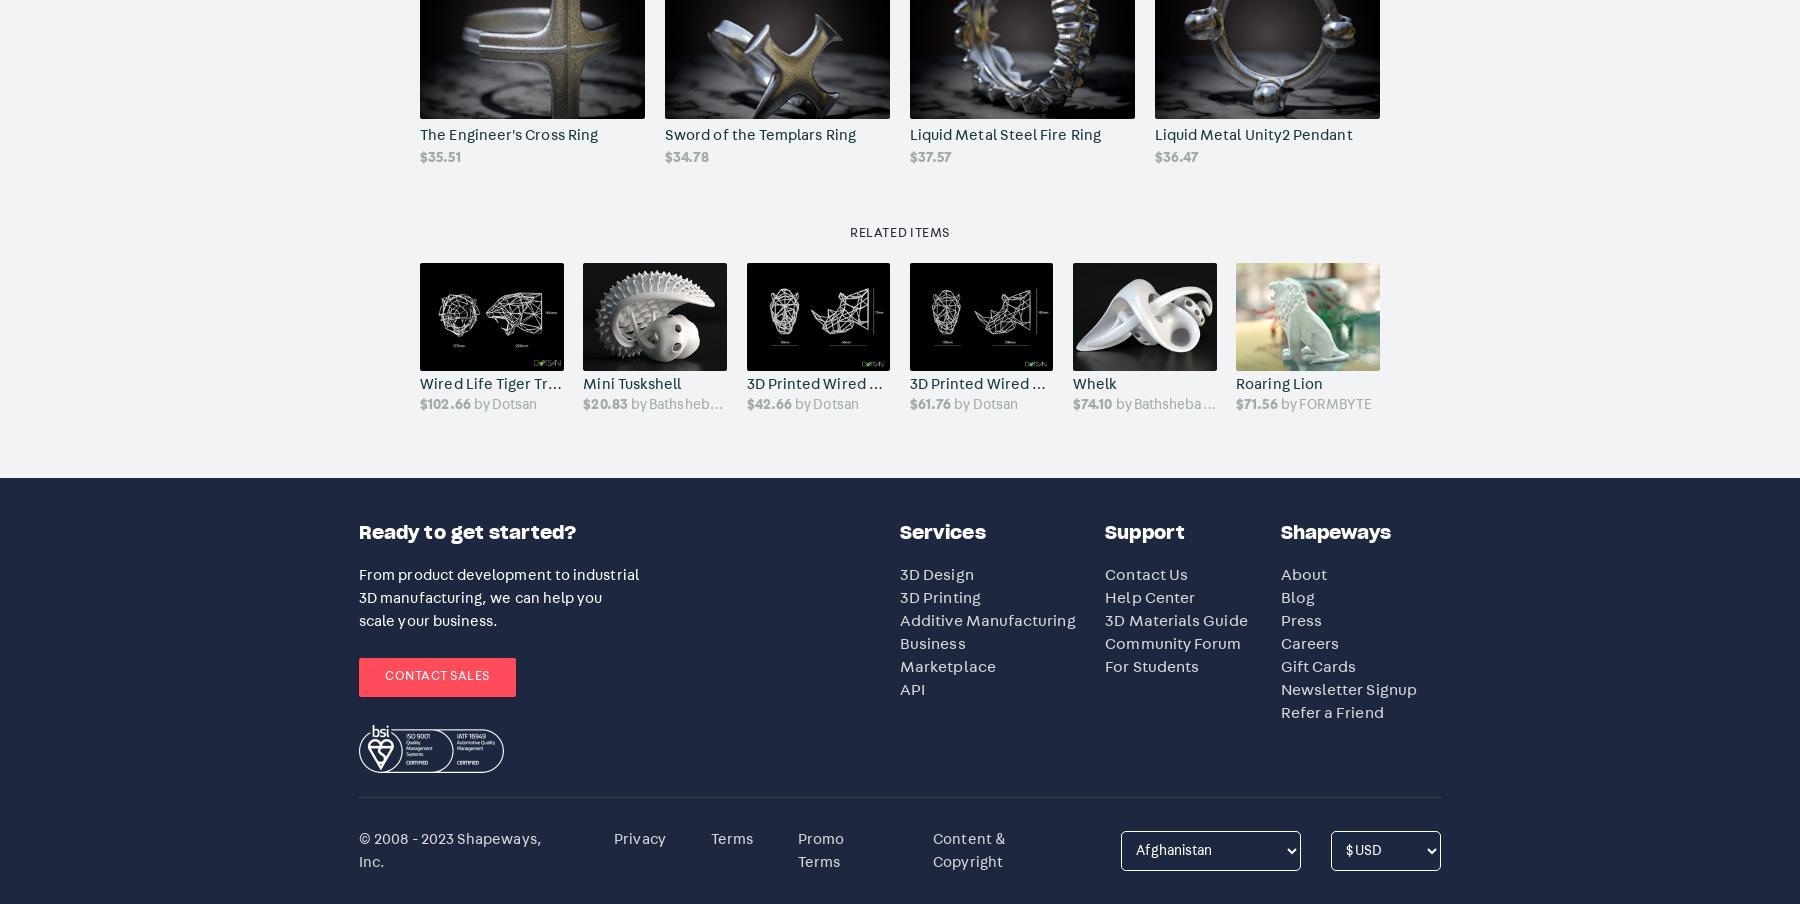  Describe the element at coordinates (1143, 532) in the screenshot. I see `'Support'` at that location.